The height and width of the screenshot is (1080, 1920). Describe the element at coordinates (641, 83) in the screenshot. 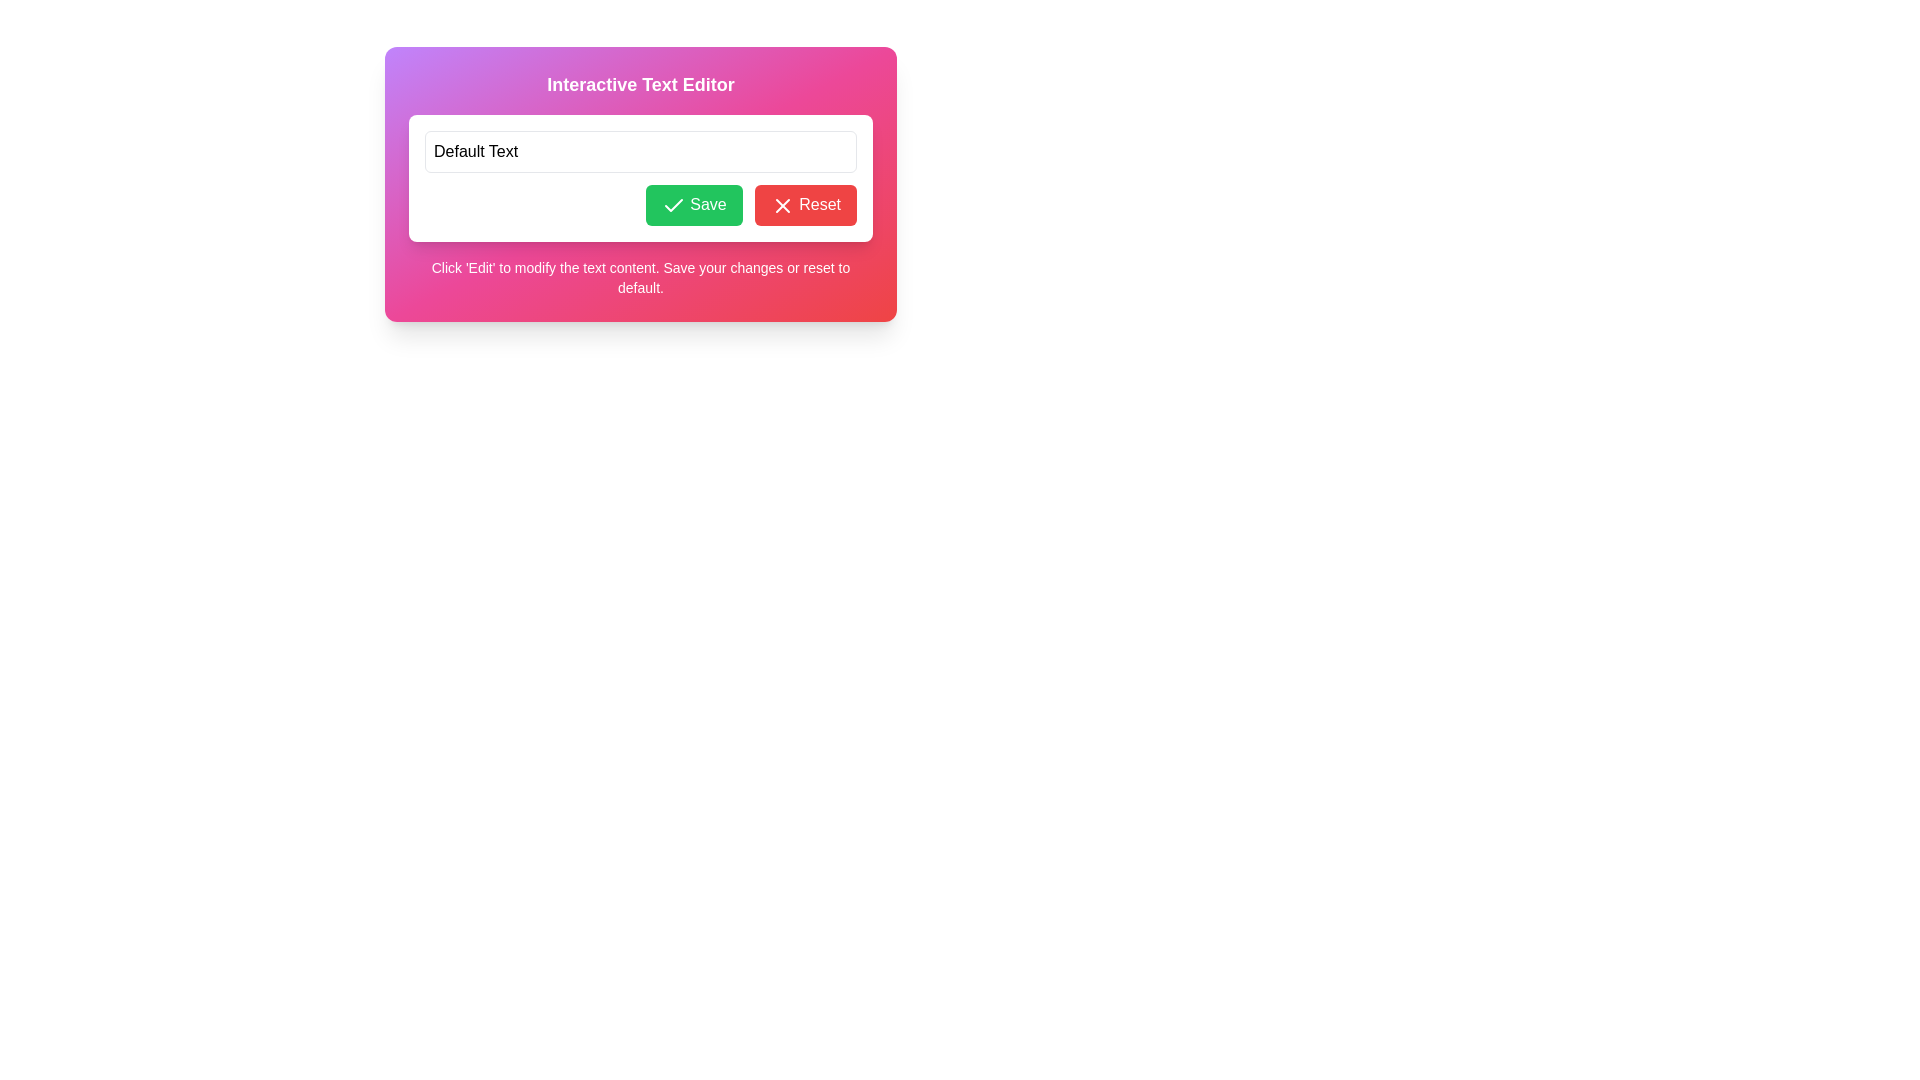

I see `the Text Label that serves as the header for the text editor interface, positioned at the top of the panel` at that location.